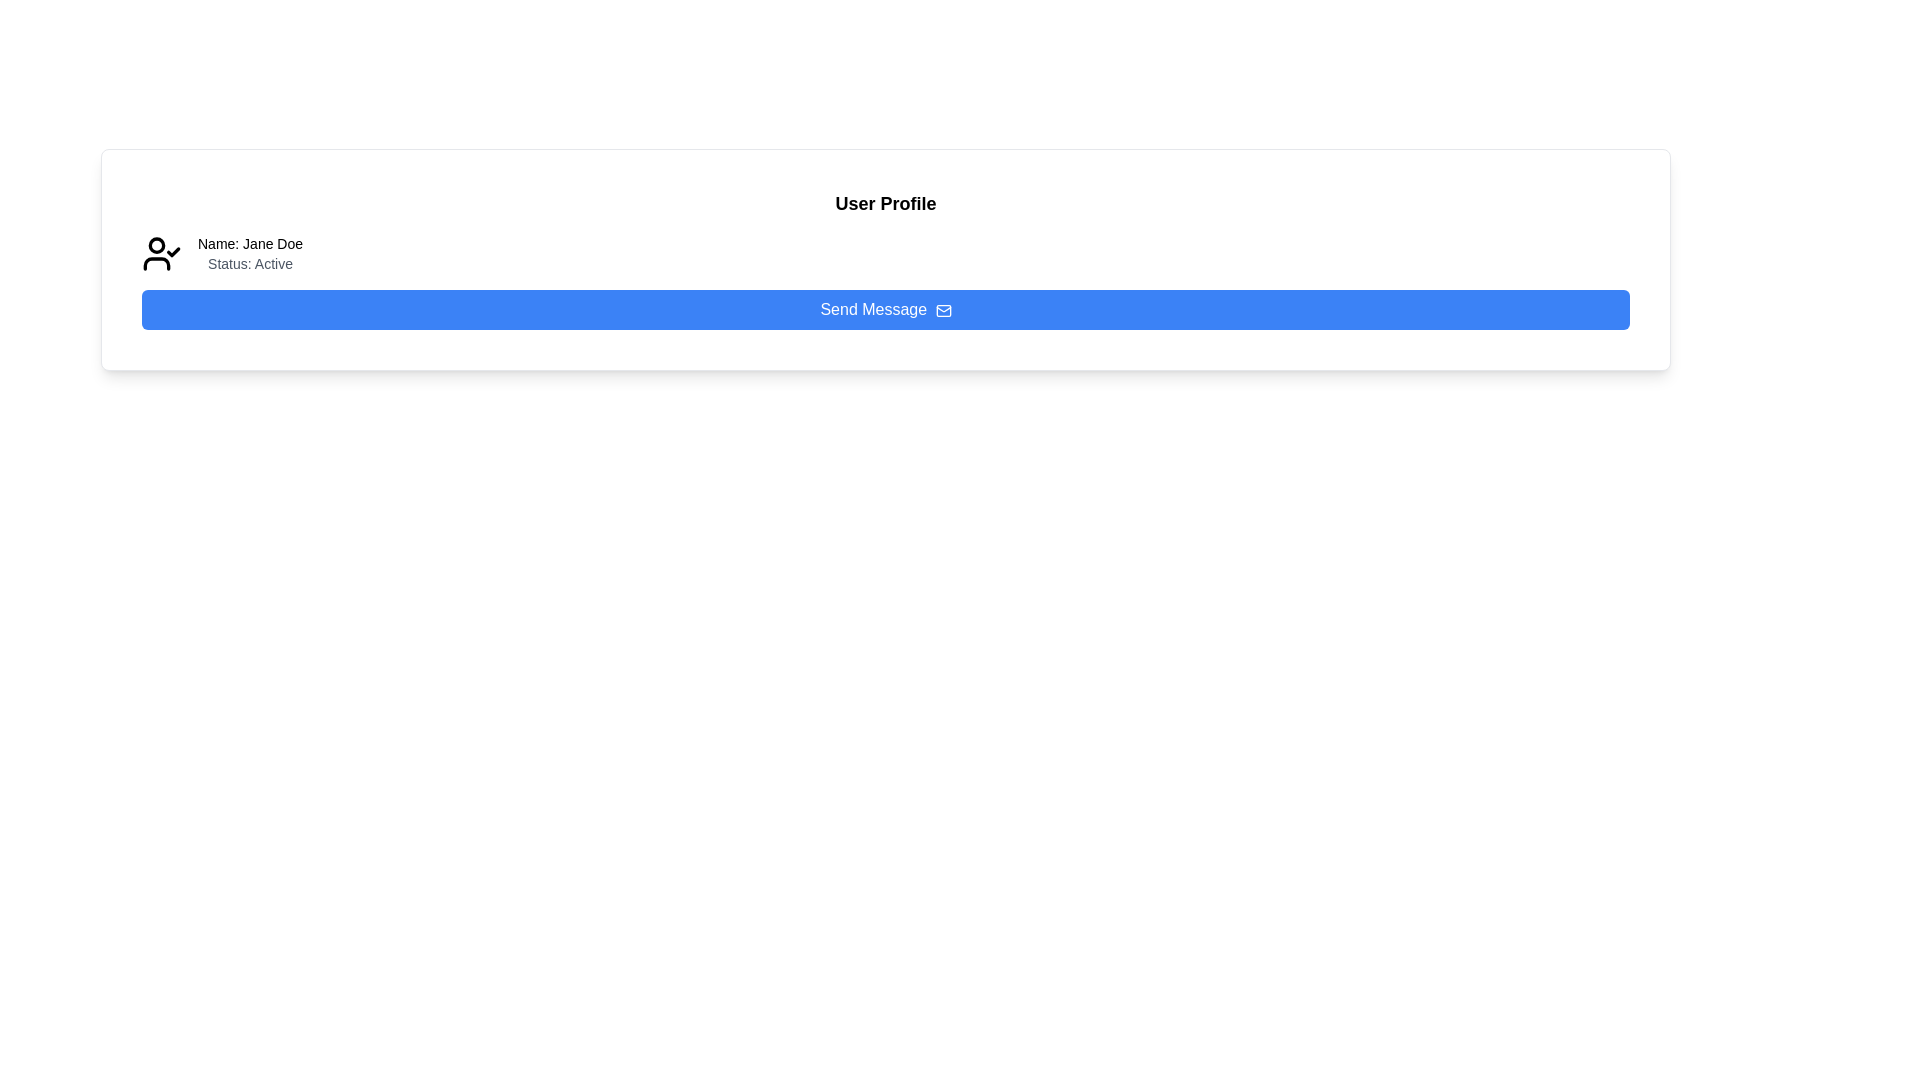 This screenshot has height=1080, width=1920. What do you see at coordinates (156, 244) in the screenshot?
I see `the vector graphic circle that represents part of the user's profile icon, located to the left of the name and status text` at bounding box center [156, 244].